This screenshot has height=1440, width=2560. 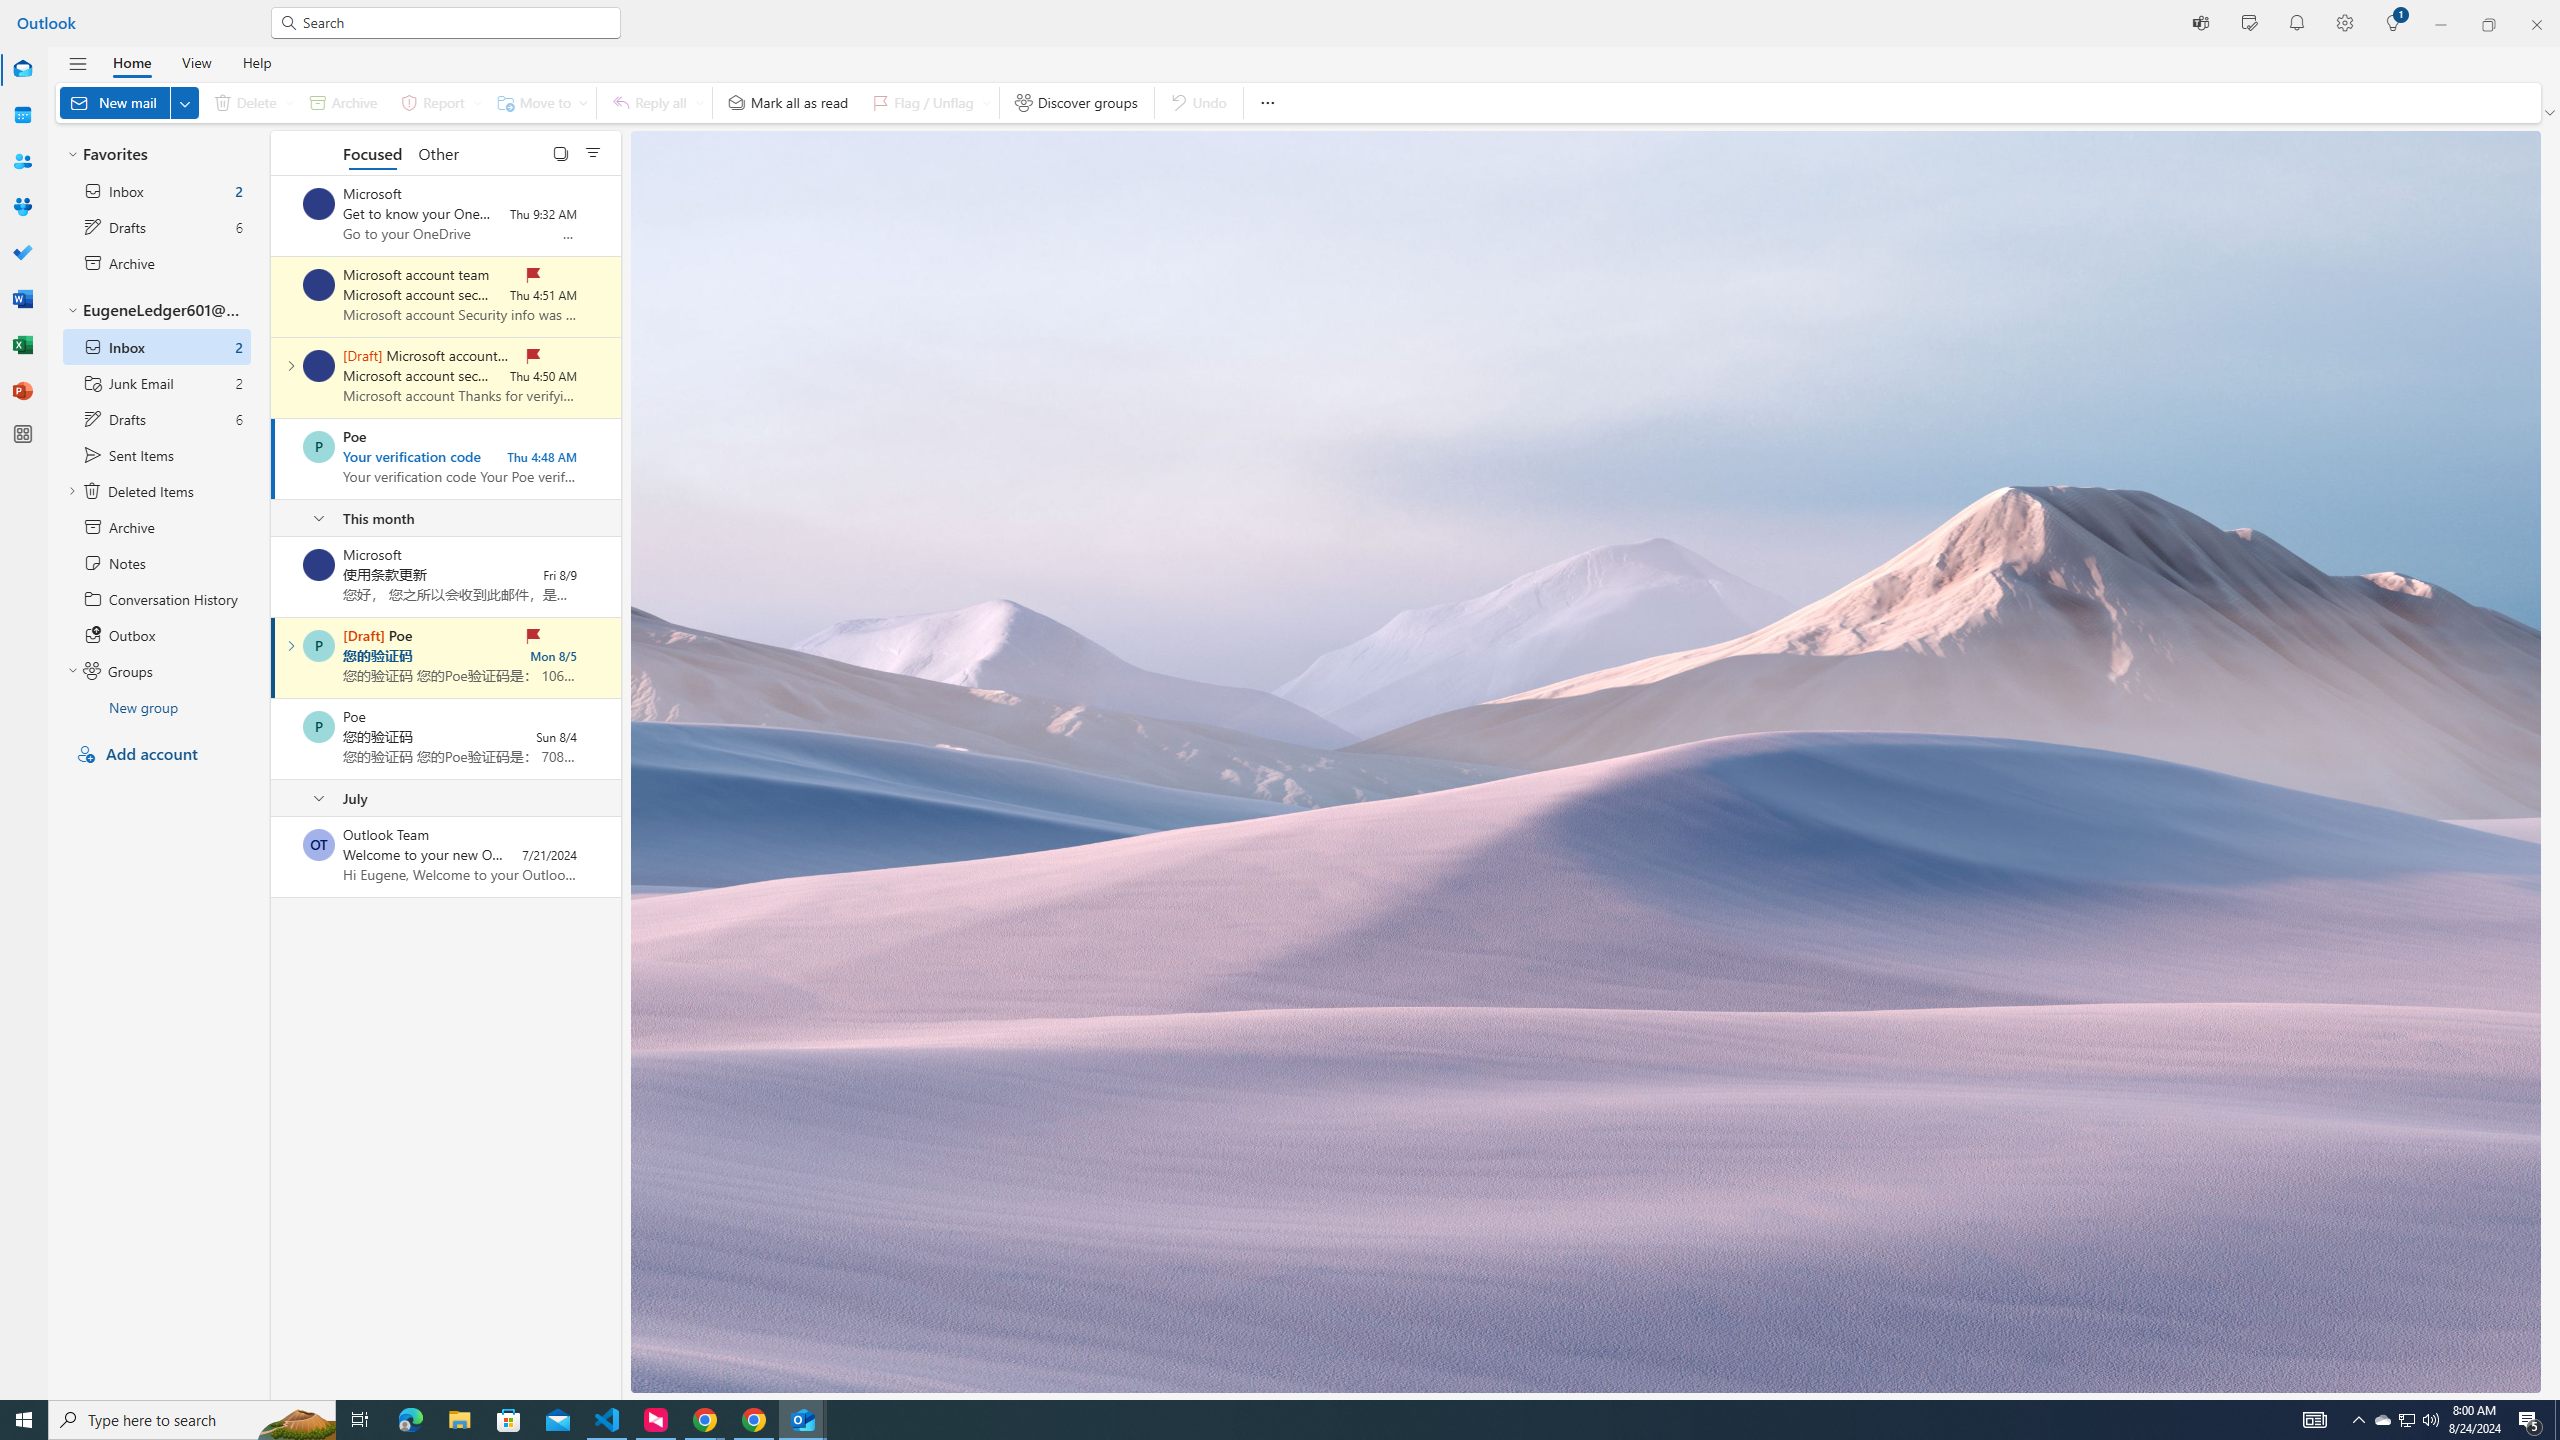 What do you see at coordinates (23, 344) in the screenshot?
I see `'Excel'` at bounding box center [23, 344].